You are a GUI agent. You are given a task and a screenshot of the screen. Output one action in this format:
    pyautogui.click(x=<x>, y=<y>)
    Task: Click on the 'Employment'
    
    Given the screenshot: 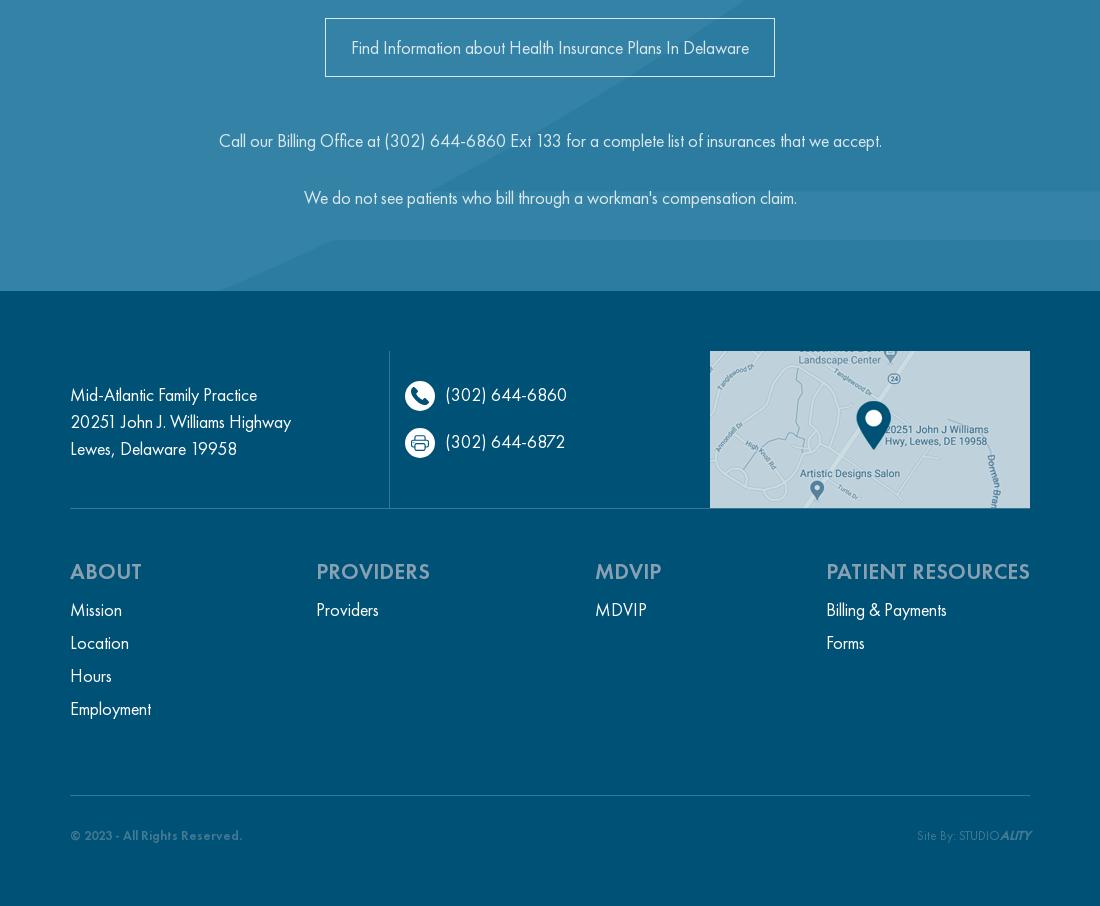 What is the action you would take?
    pyautogui.click(x=68, y=708)
    